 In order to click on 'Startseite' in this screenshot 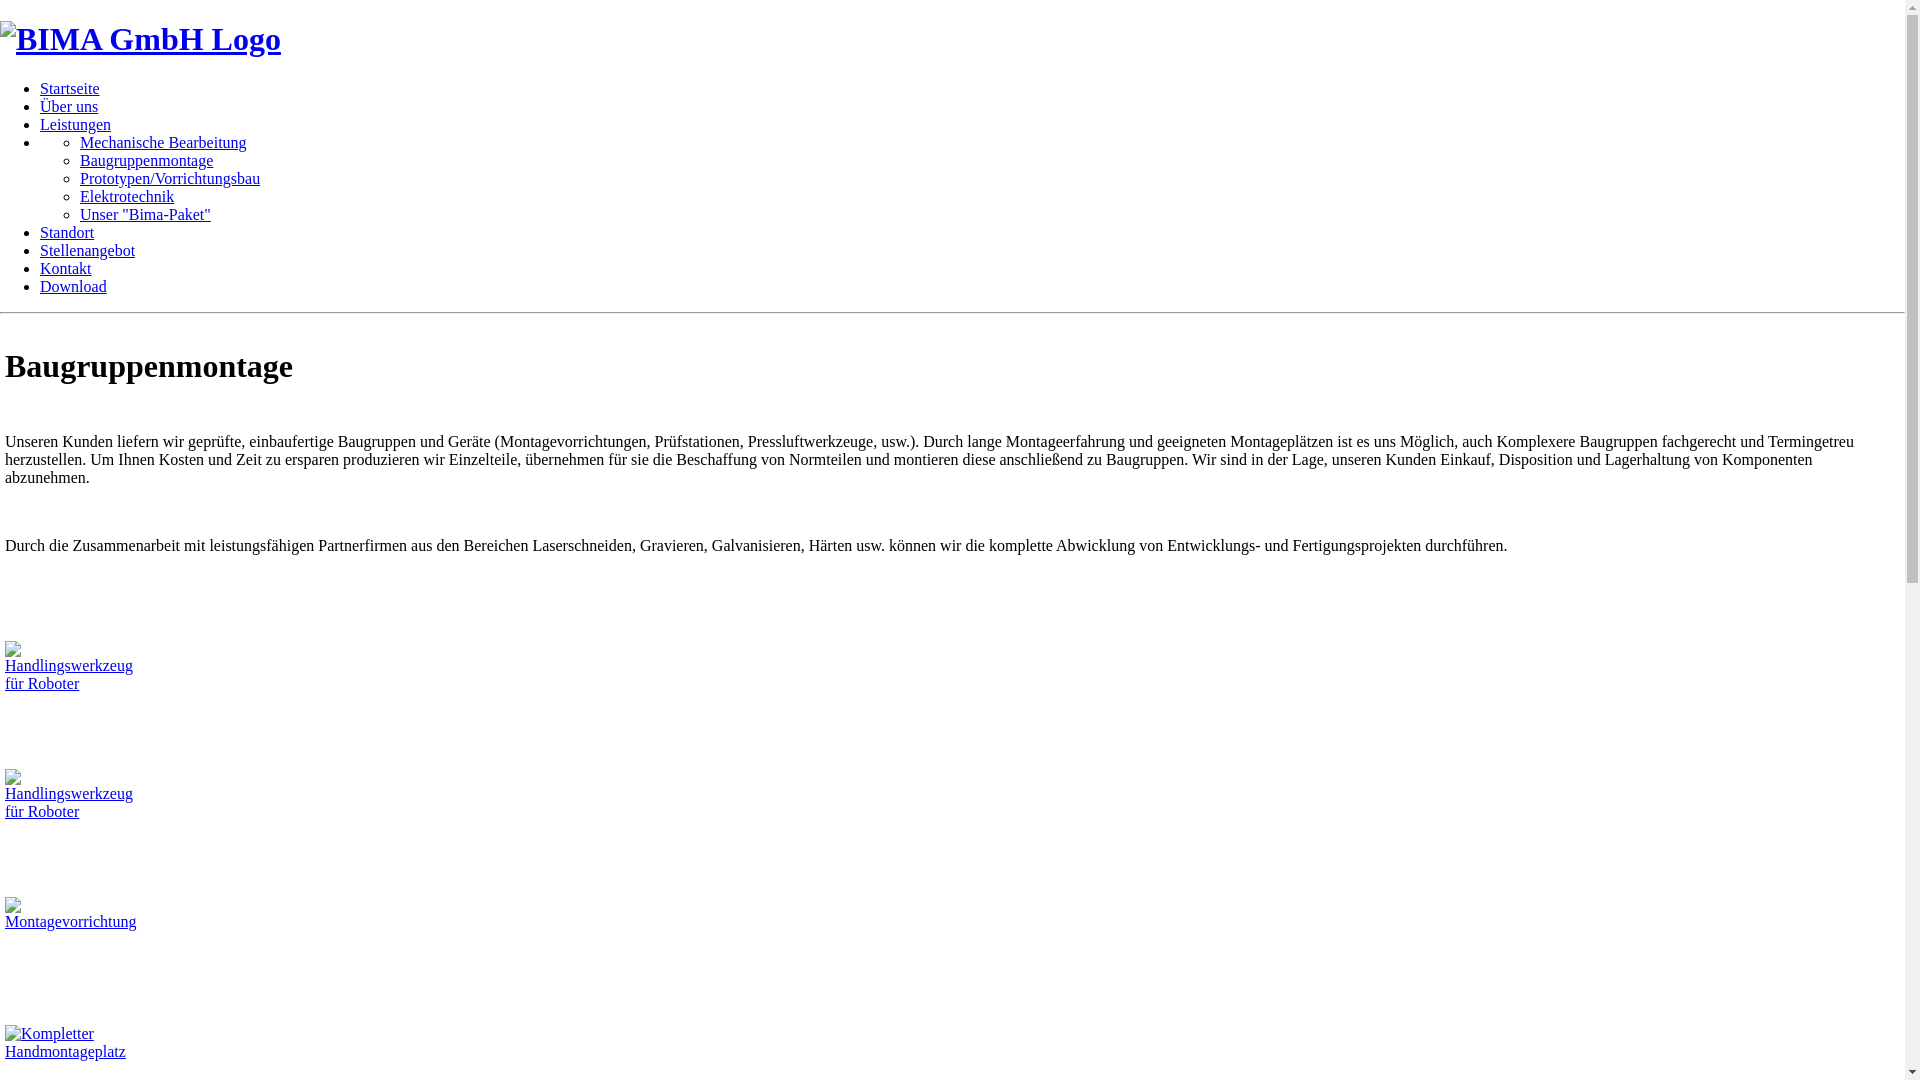, I will do `click(70, 87)`.